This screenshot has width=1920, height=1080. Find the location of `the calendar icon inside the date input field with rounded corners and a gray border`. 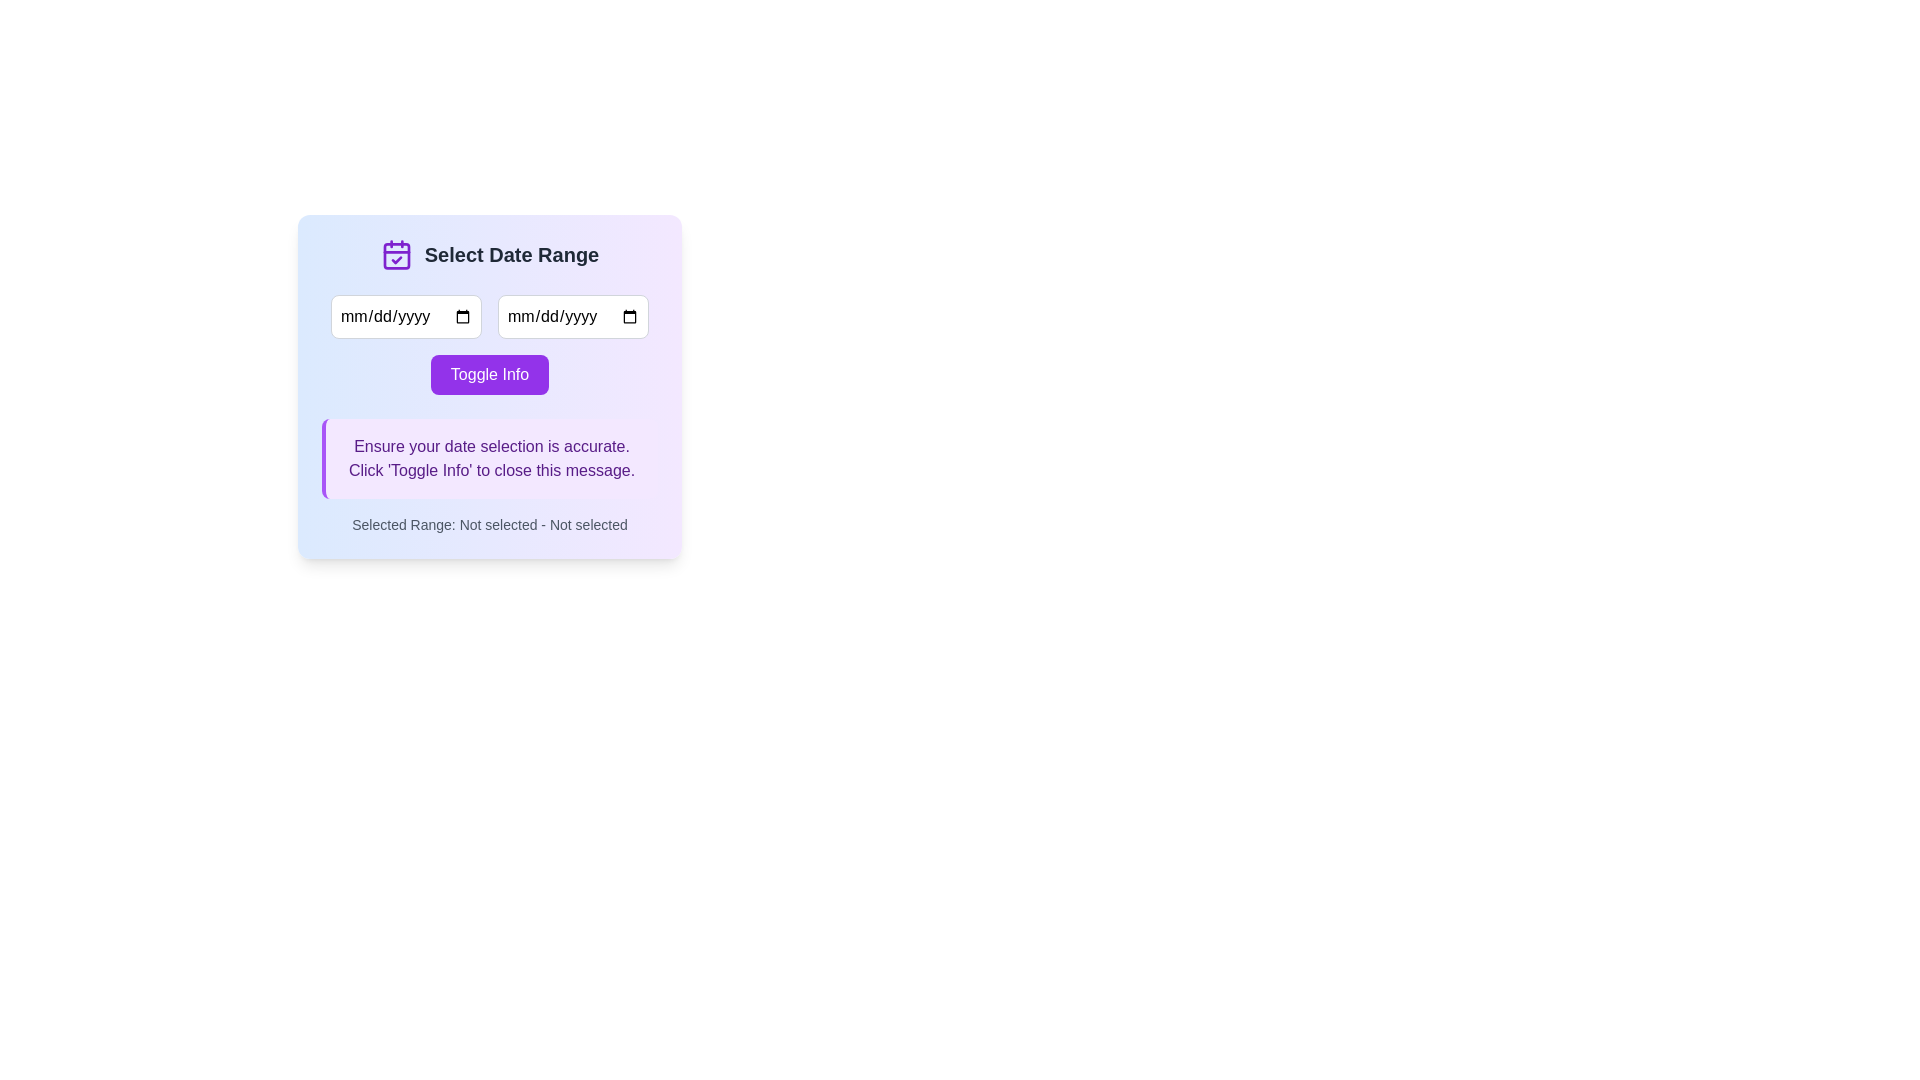

the calendar icon inside the date input field with rounded corners and a gray border is located at coordinates (572, 315).